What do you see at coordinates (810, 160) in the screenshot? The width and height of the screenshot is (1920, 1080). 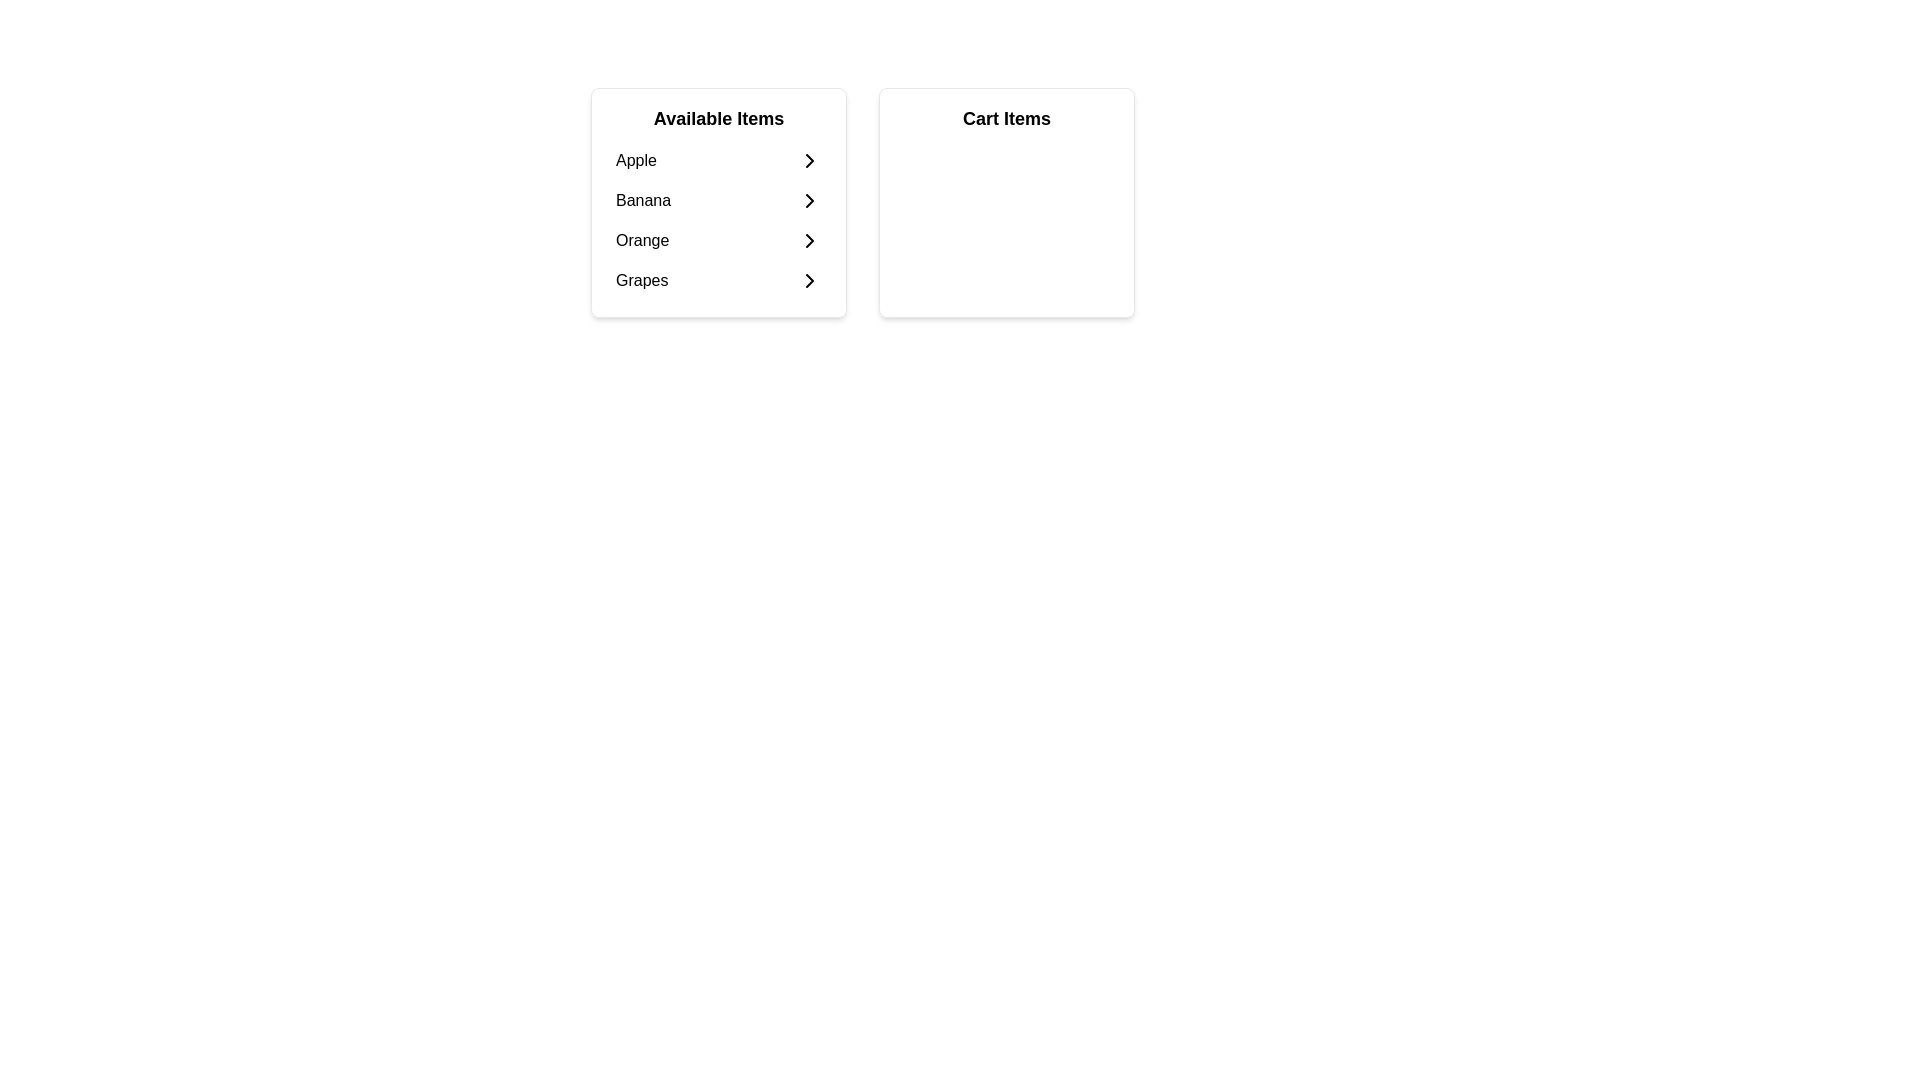 I see `the right-arrow SVG icon located to the right of the 'Apple' item in the 'Available Items' card` at bounding box center [810, 160].